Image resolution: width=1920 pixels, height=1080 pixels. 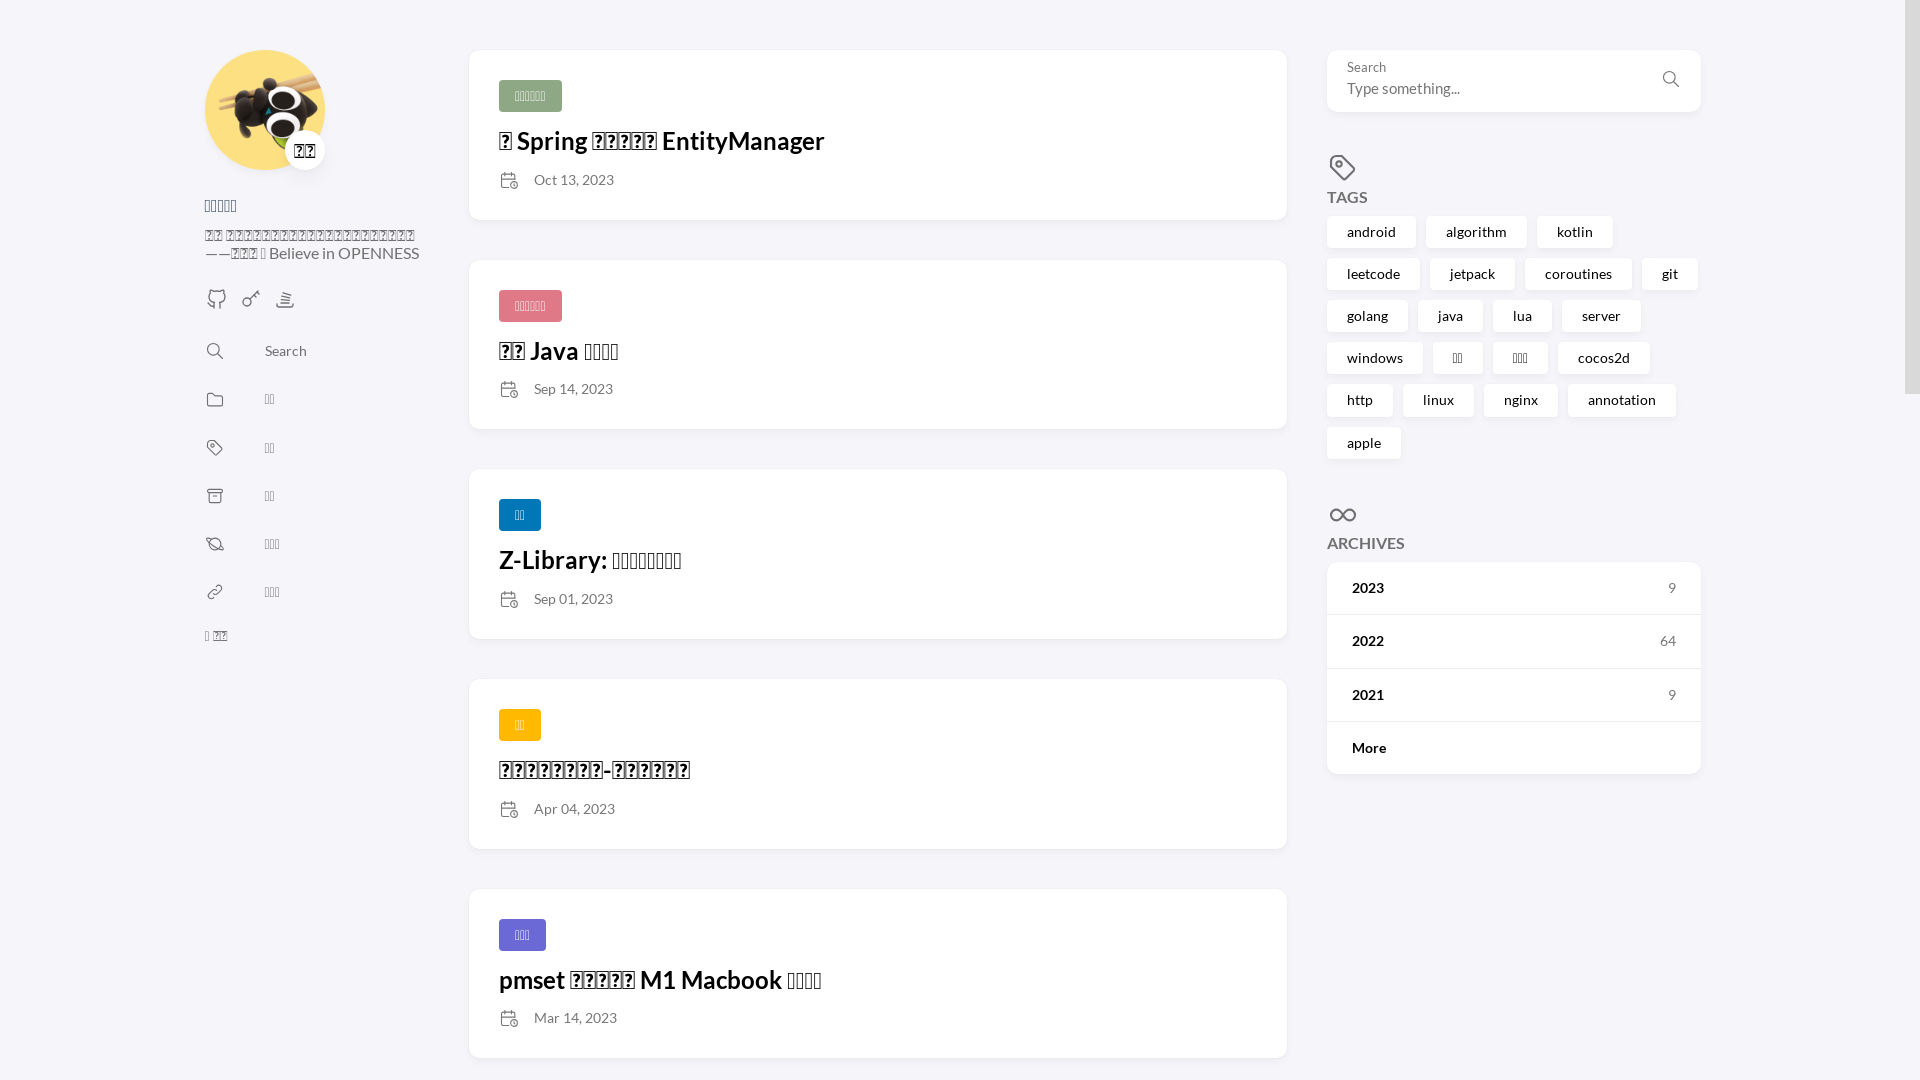 I want to click on 'lua', so click(x=1520, y=315).